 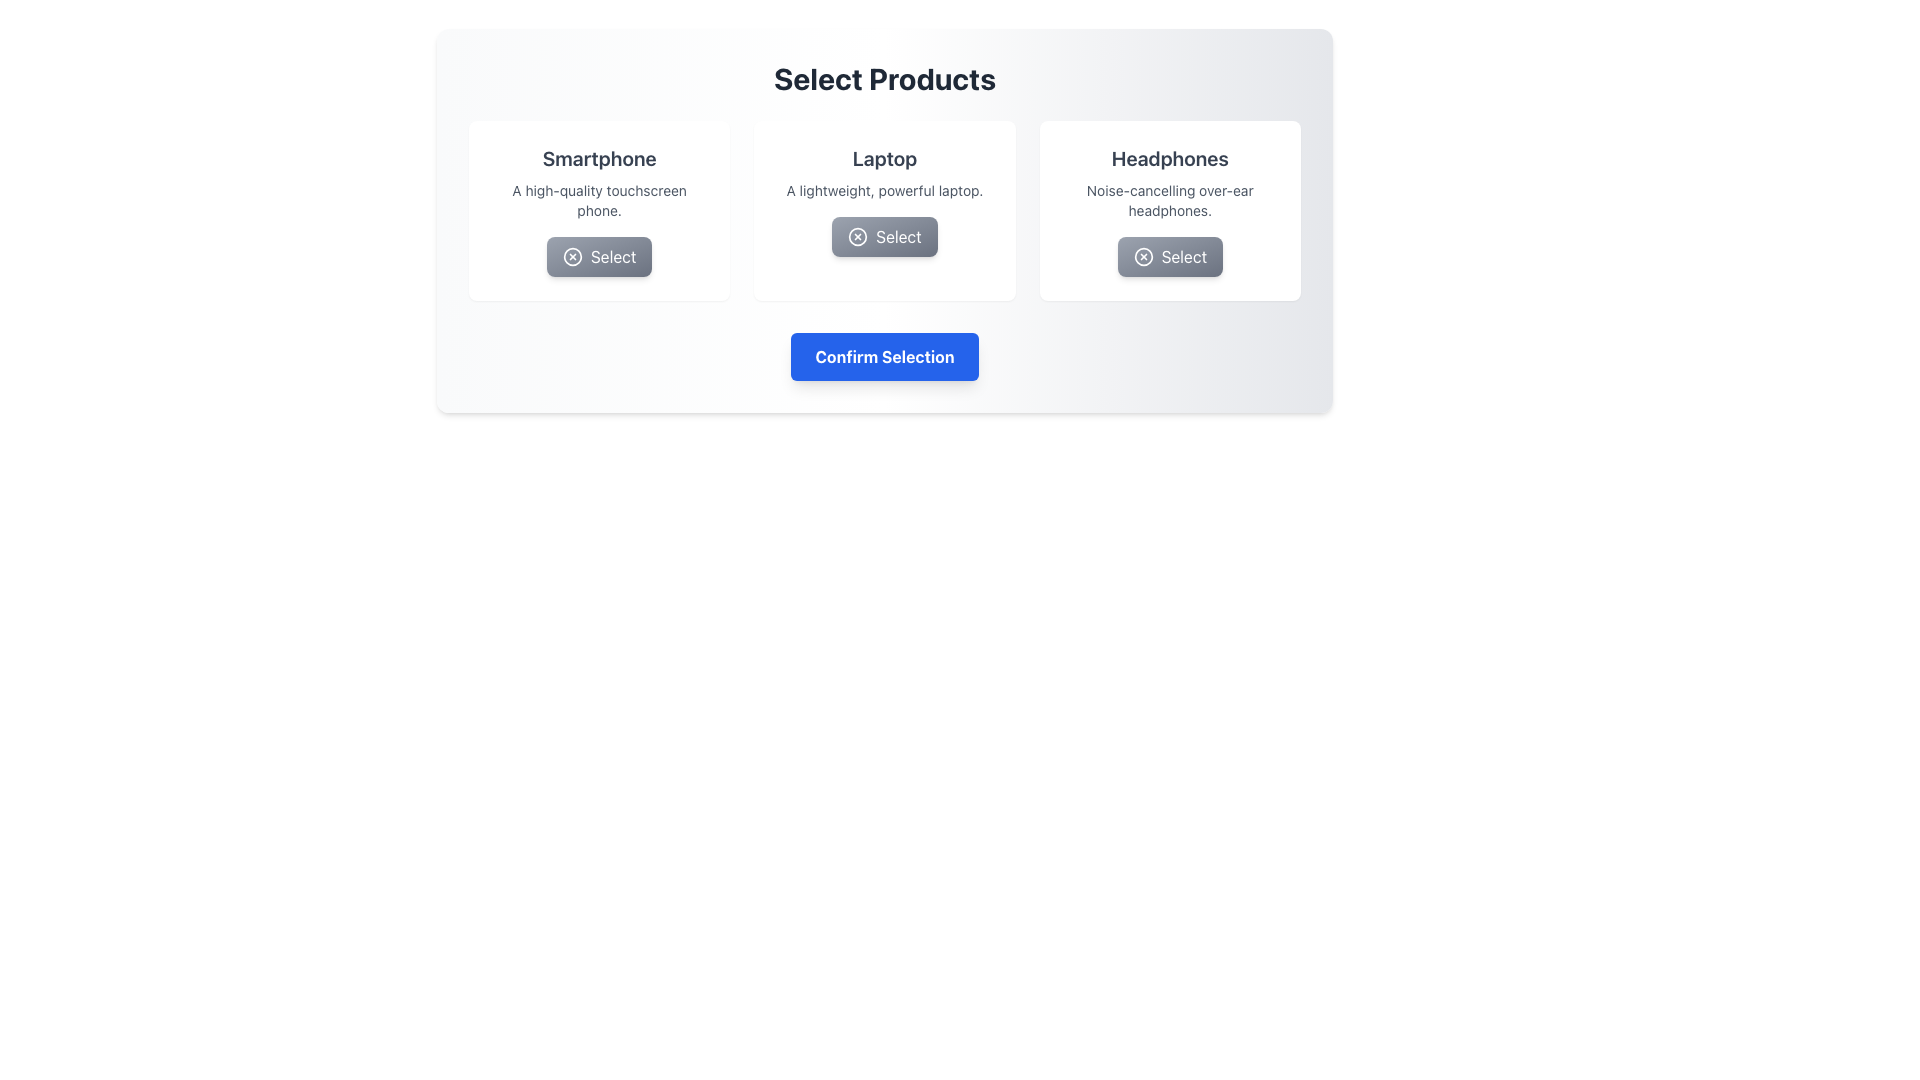 I want to click on the button labeled 'Select' located at the bottom of the panel describing the 'Laptop' product, which is part of the 'Select Products' section, so click(x=883, y=211).